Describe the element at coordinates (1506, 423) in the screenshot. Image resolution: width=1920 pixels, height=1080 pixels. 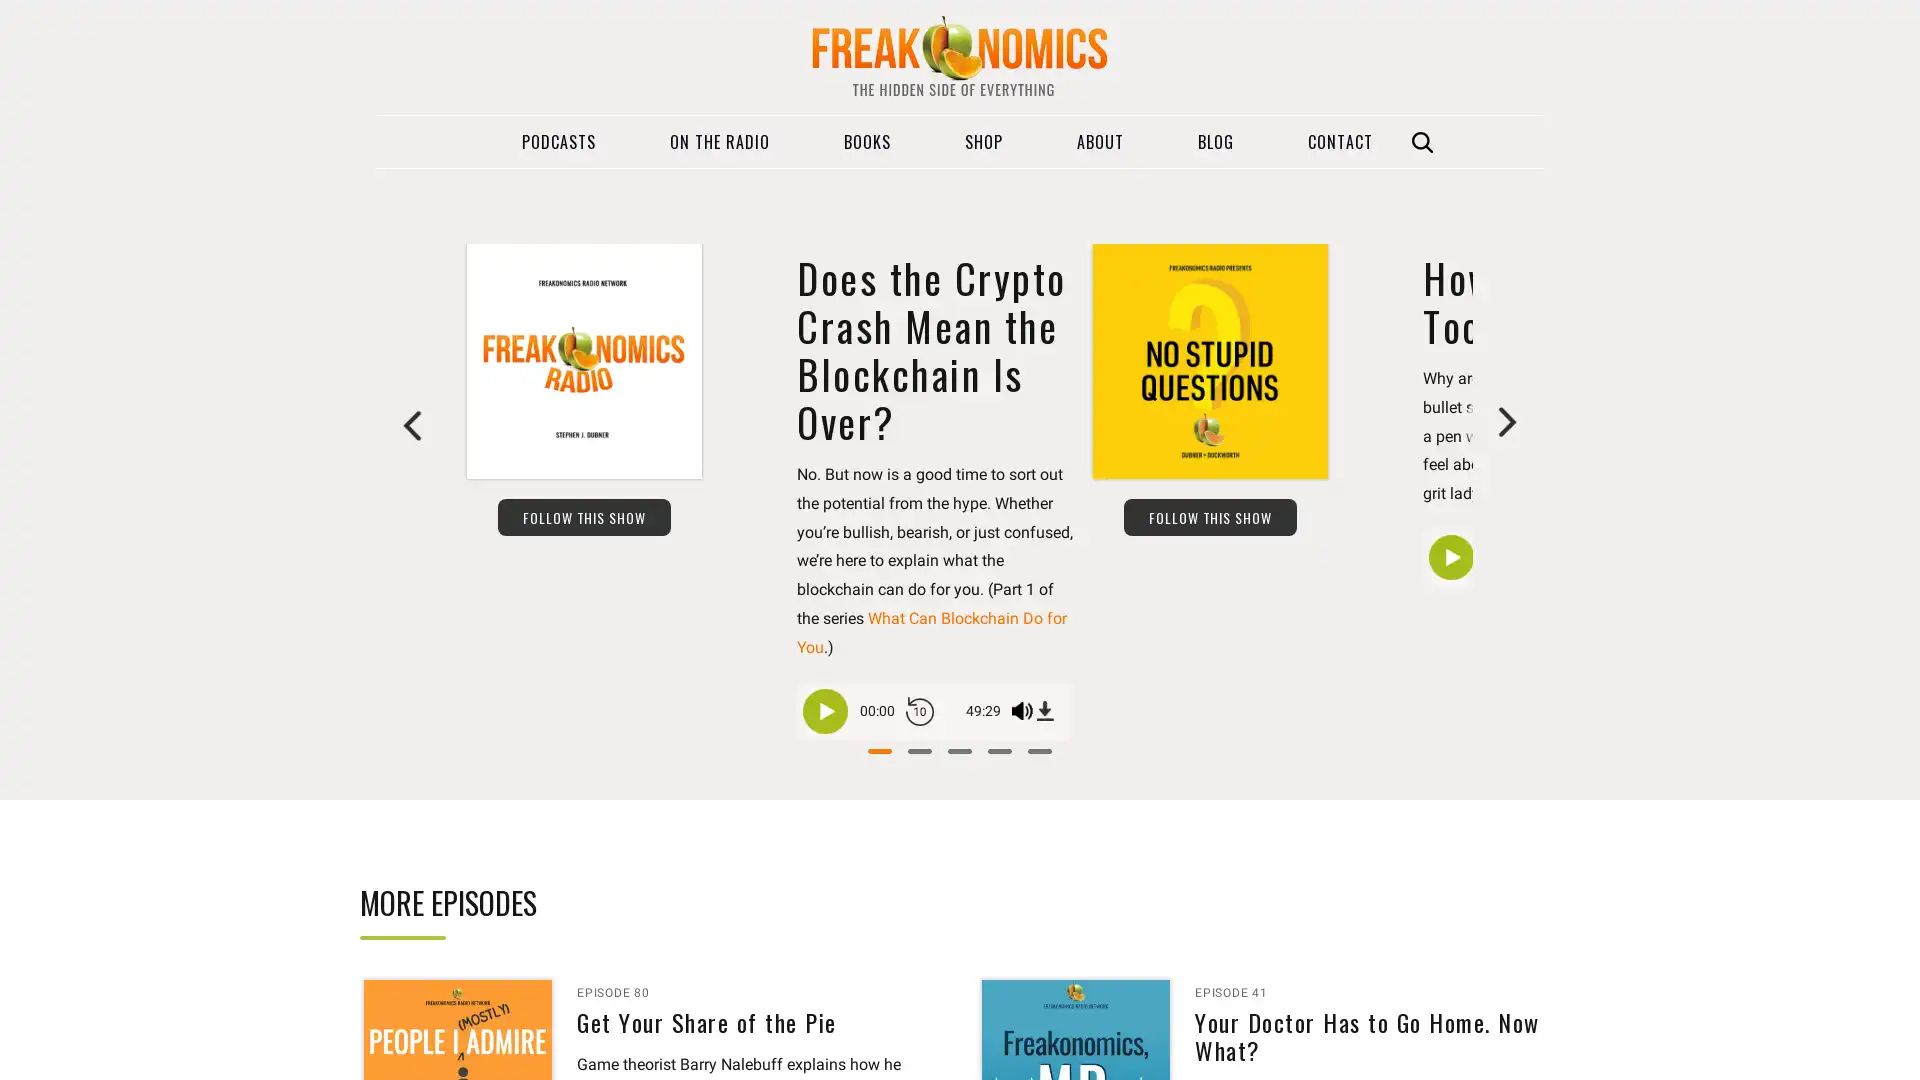
I see `Next` at that location.